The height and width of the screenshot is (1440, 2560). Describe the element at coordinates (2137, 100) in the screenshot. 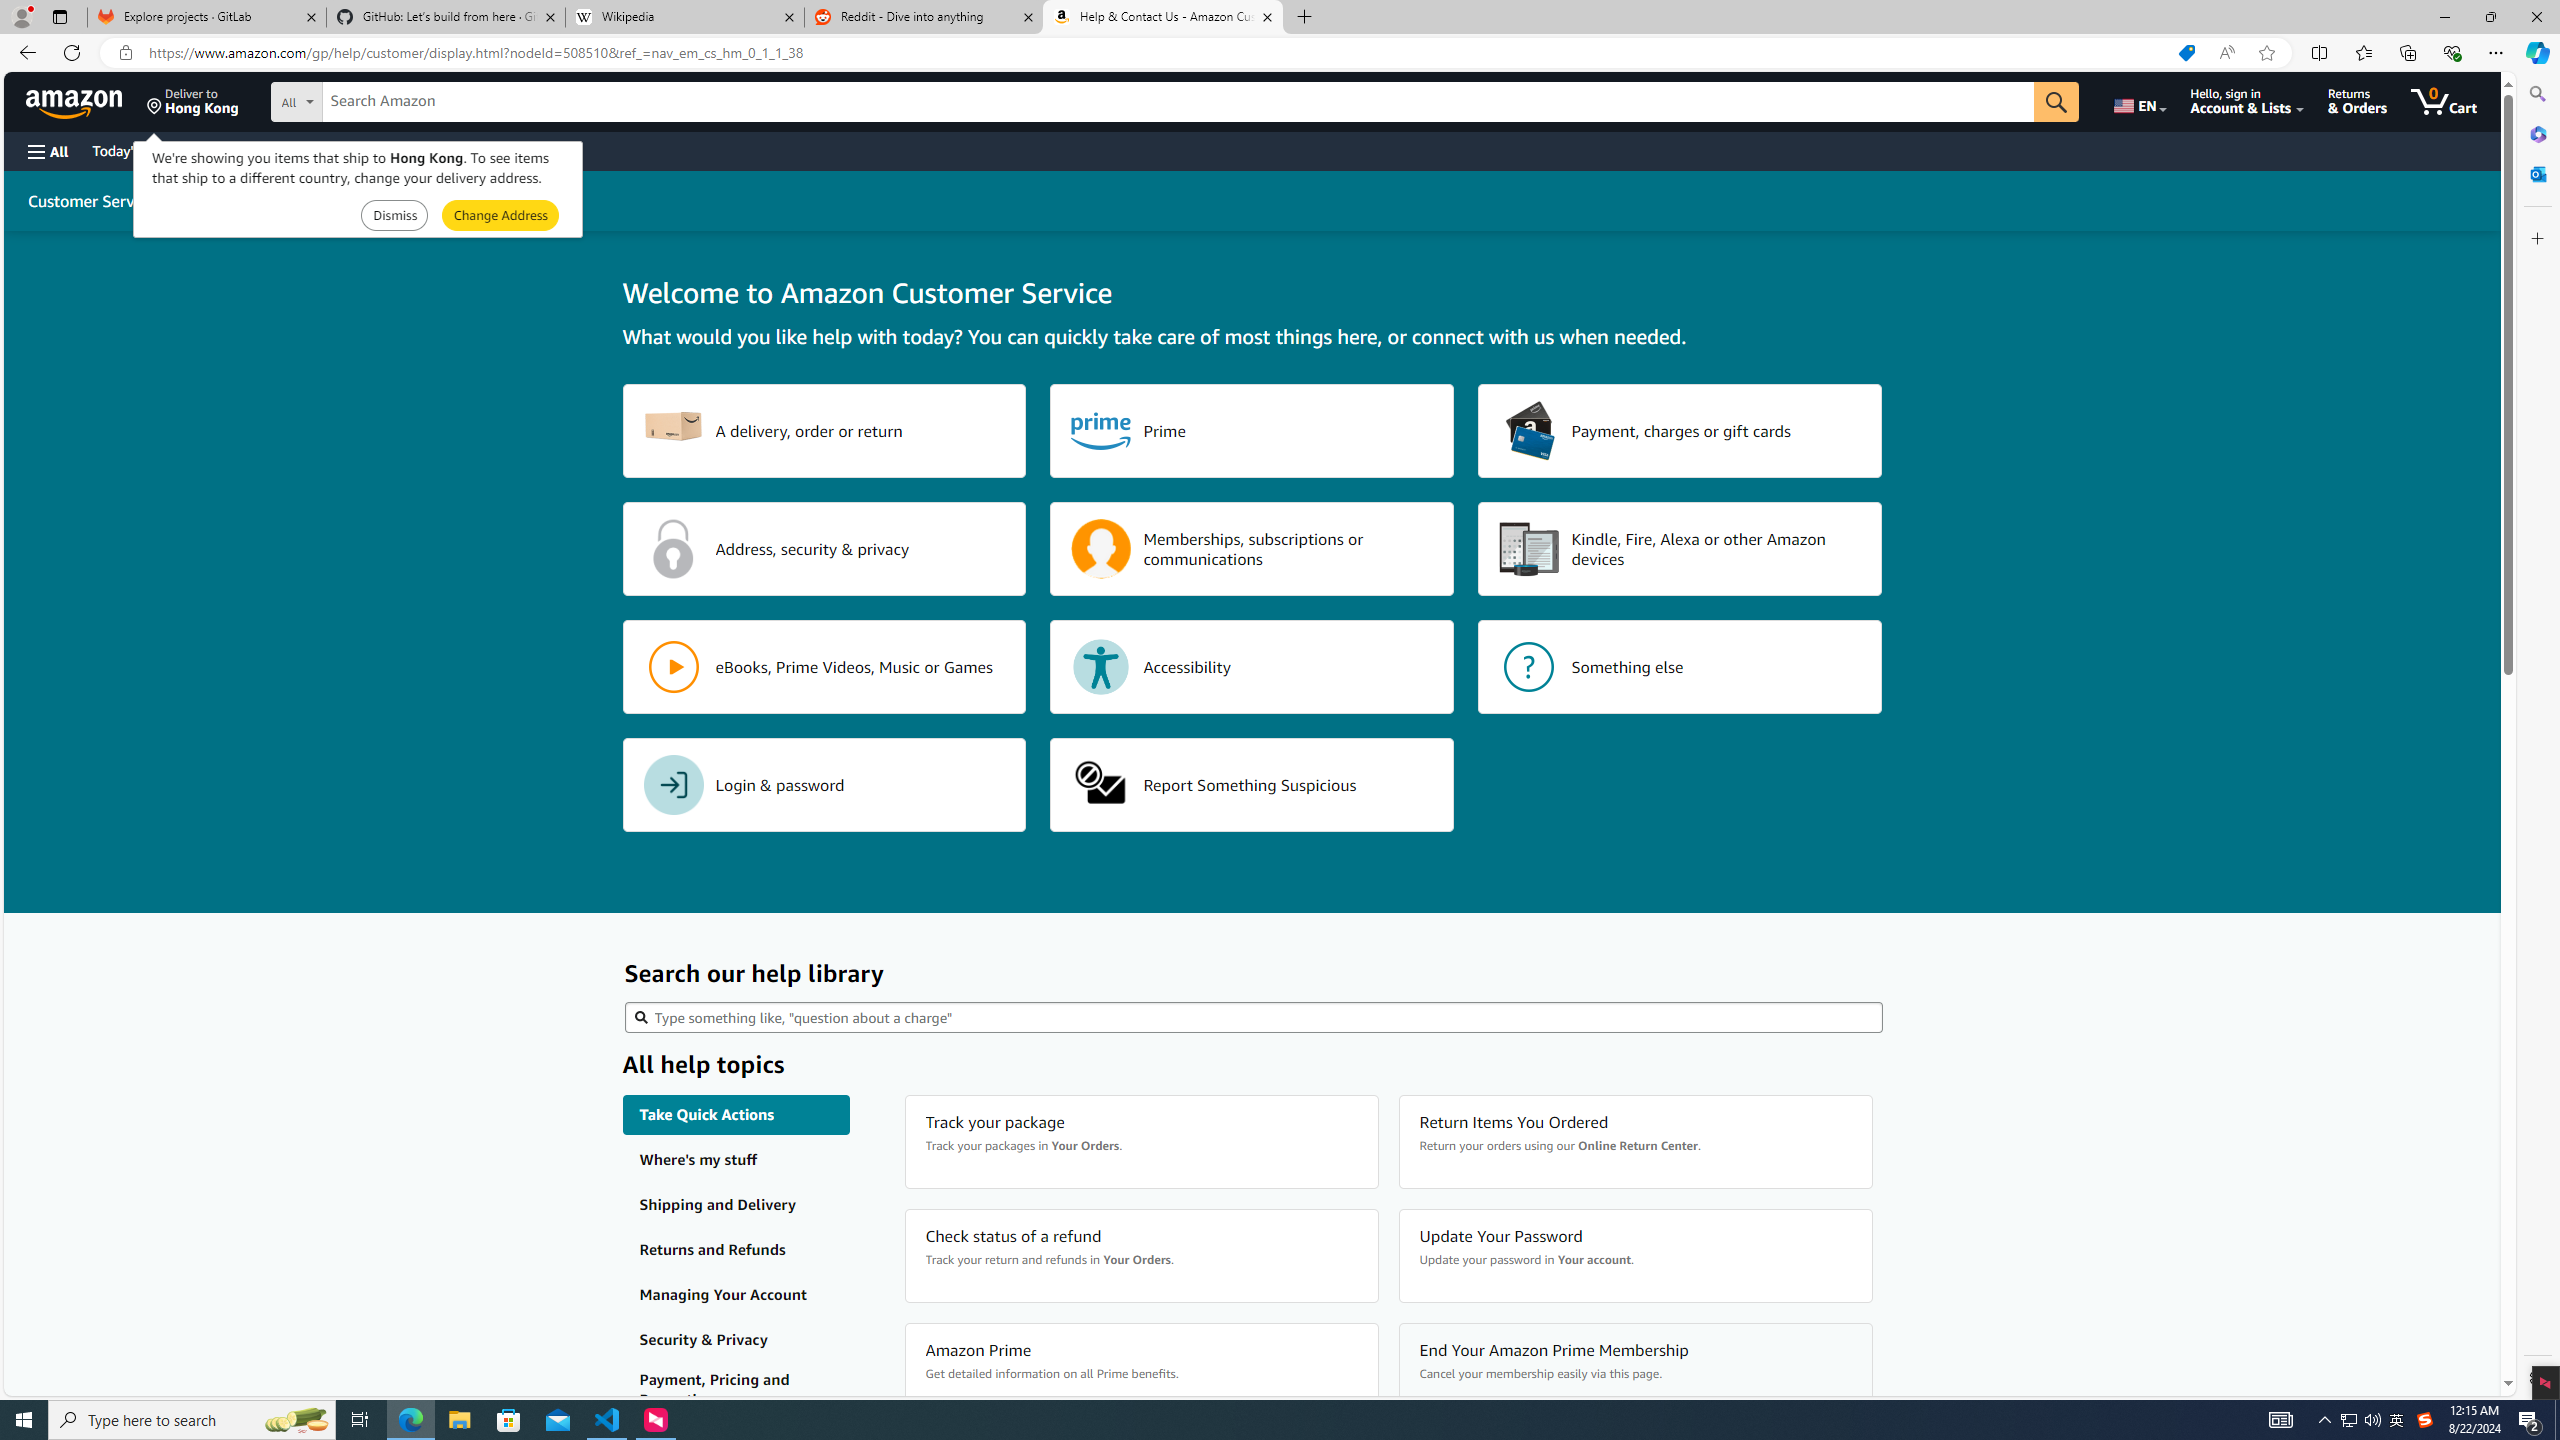

I see `'Choose a language for shopping.'` at that location.